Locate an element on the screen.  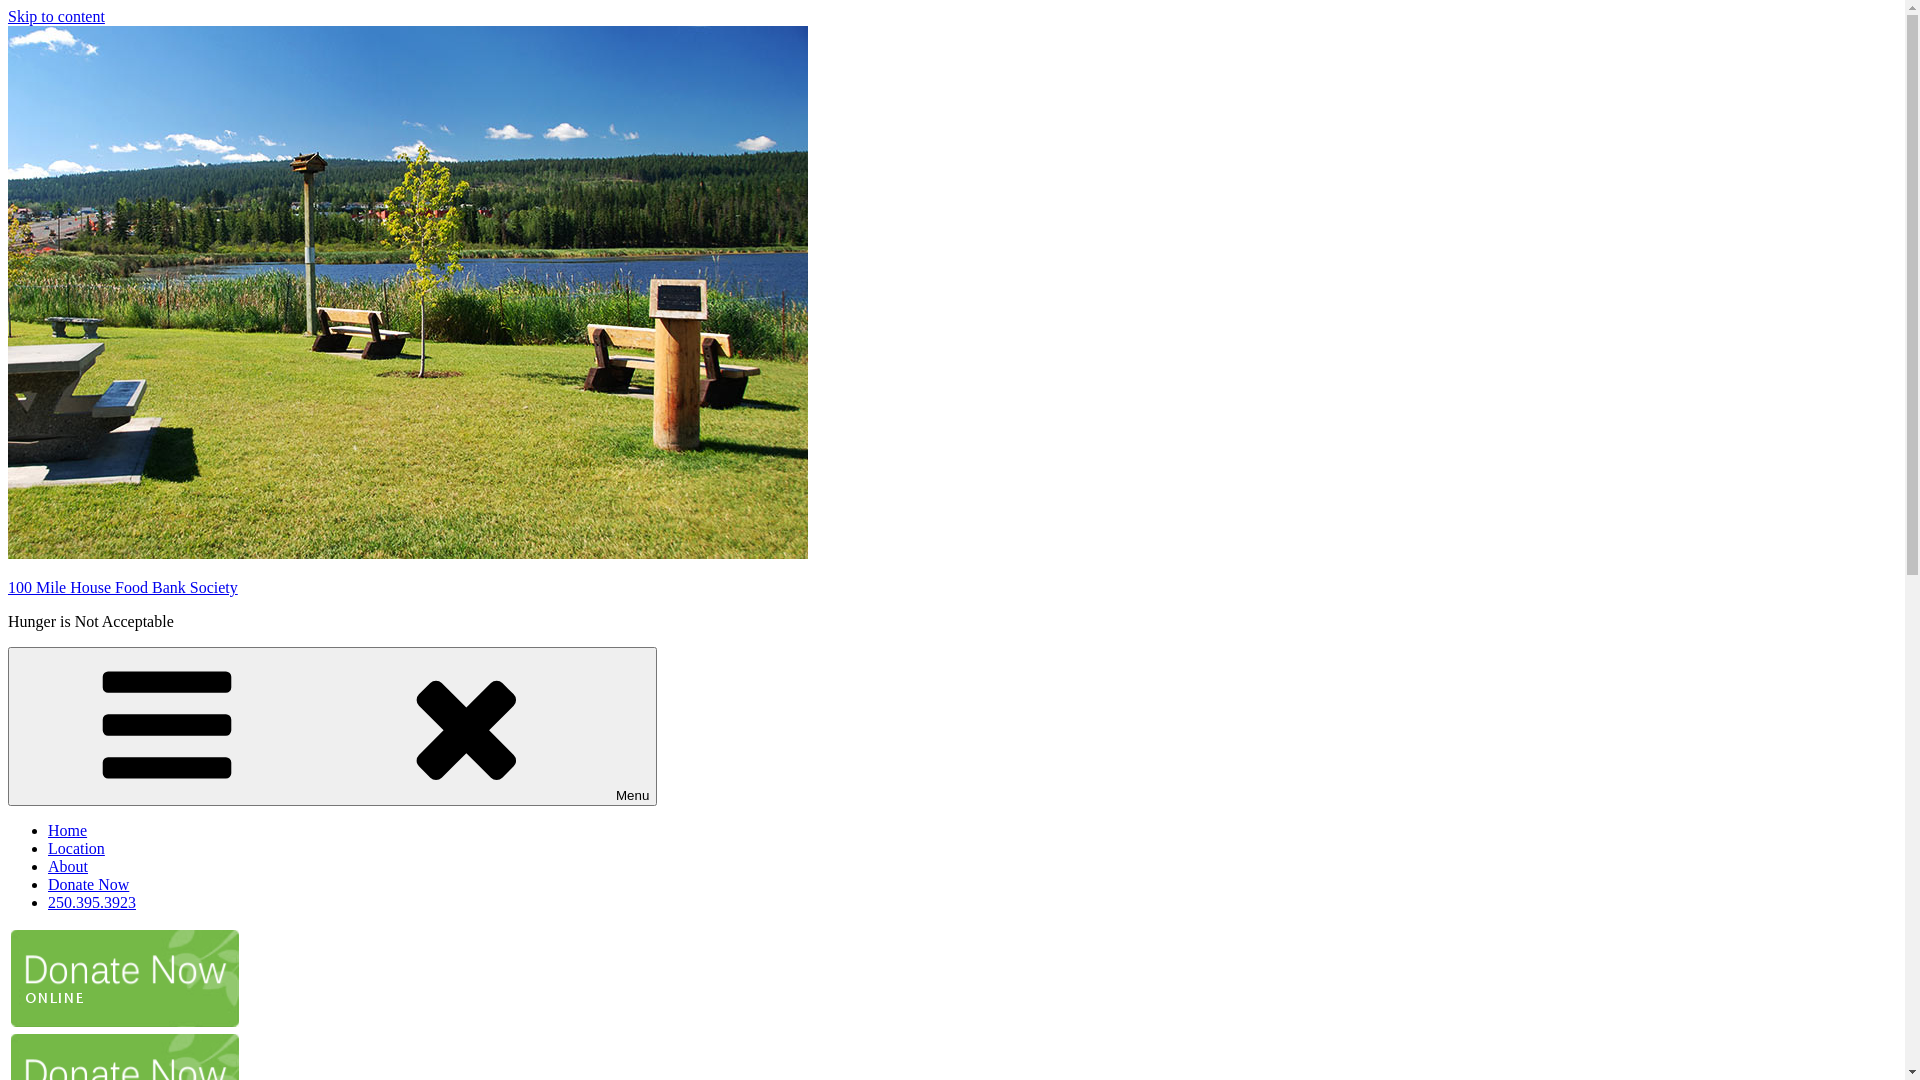
'Home' is located at coordinates (67, 830).